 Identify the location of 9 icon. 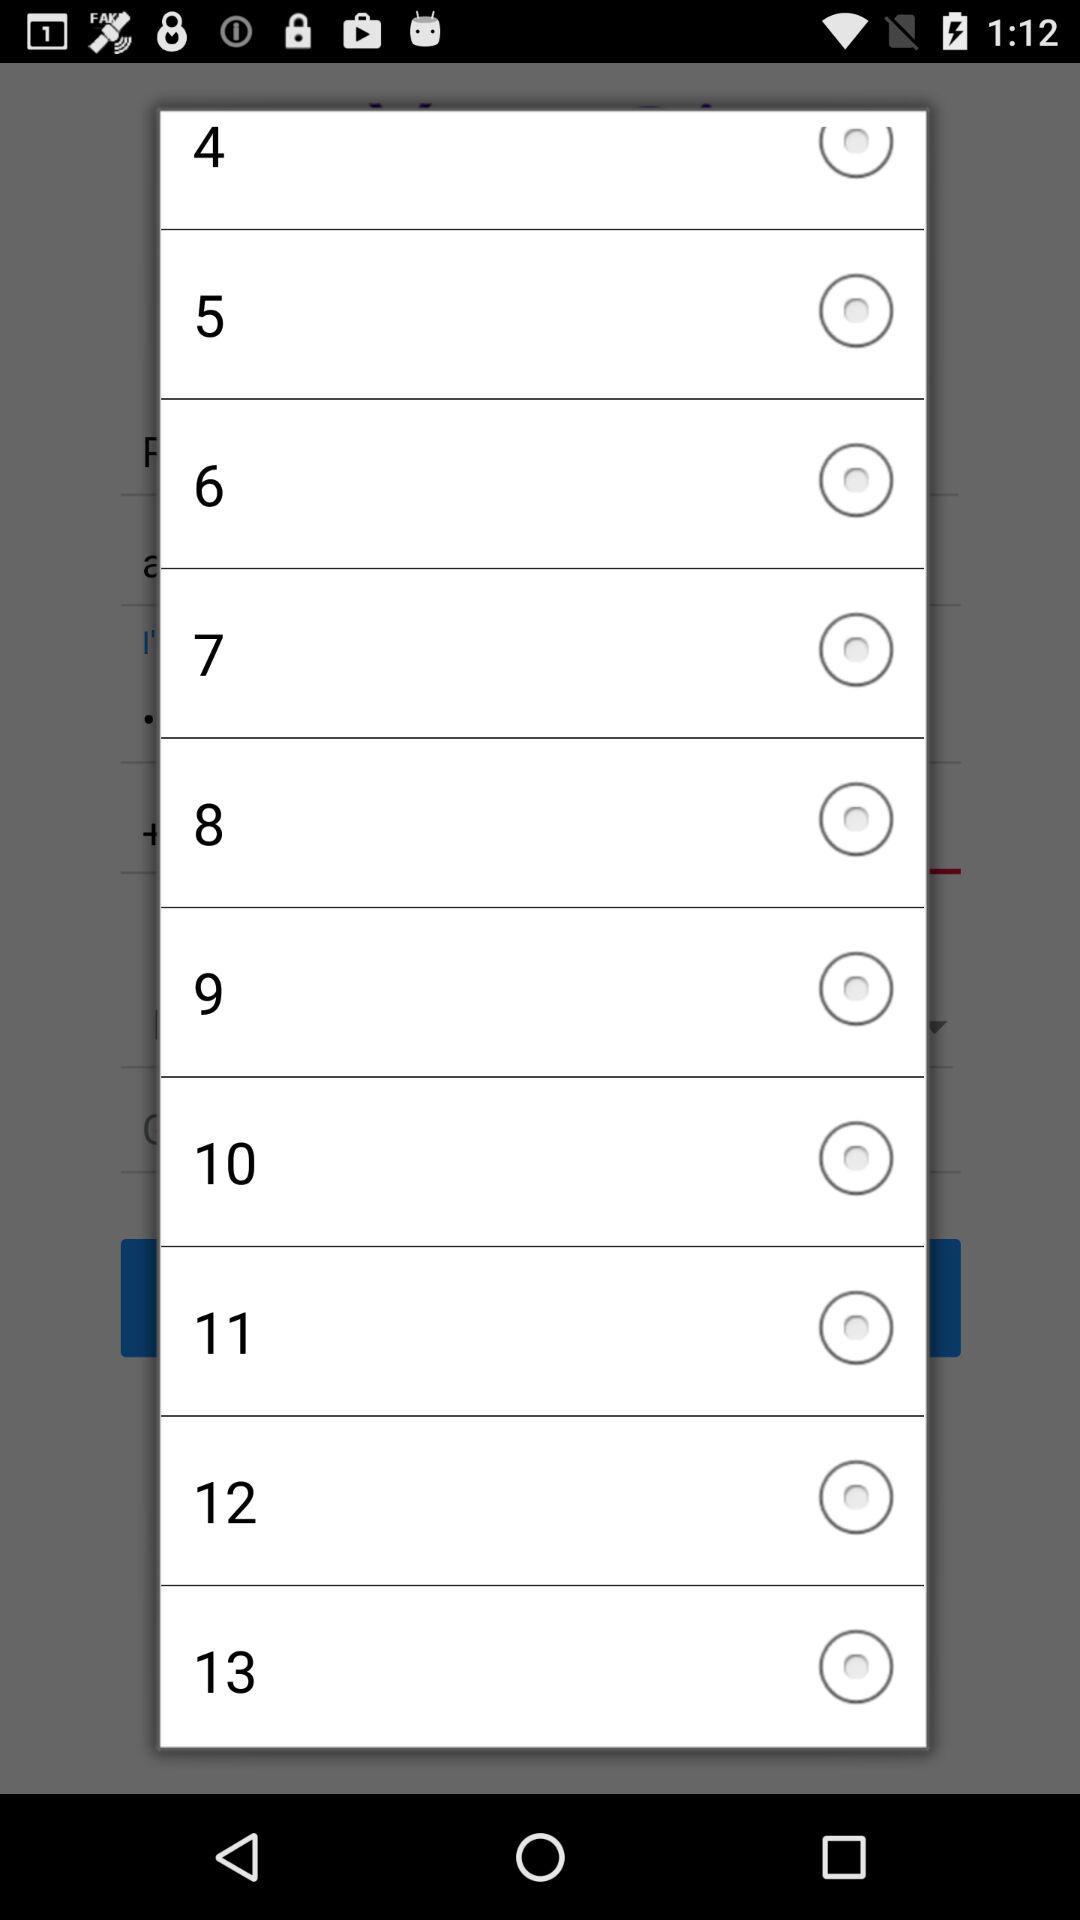
(542, 992).